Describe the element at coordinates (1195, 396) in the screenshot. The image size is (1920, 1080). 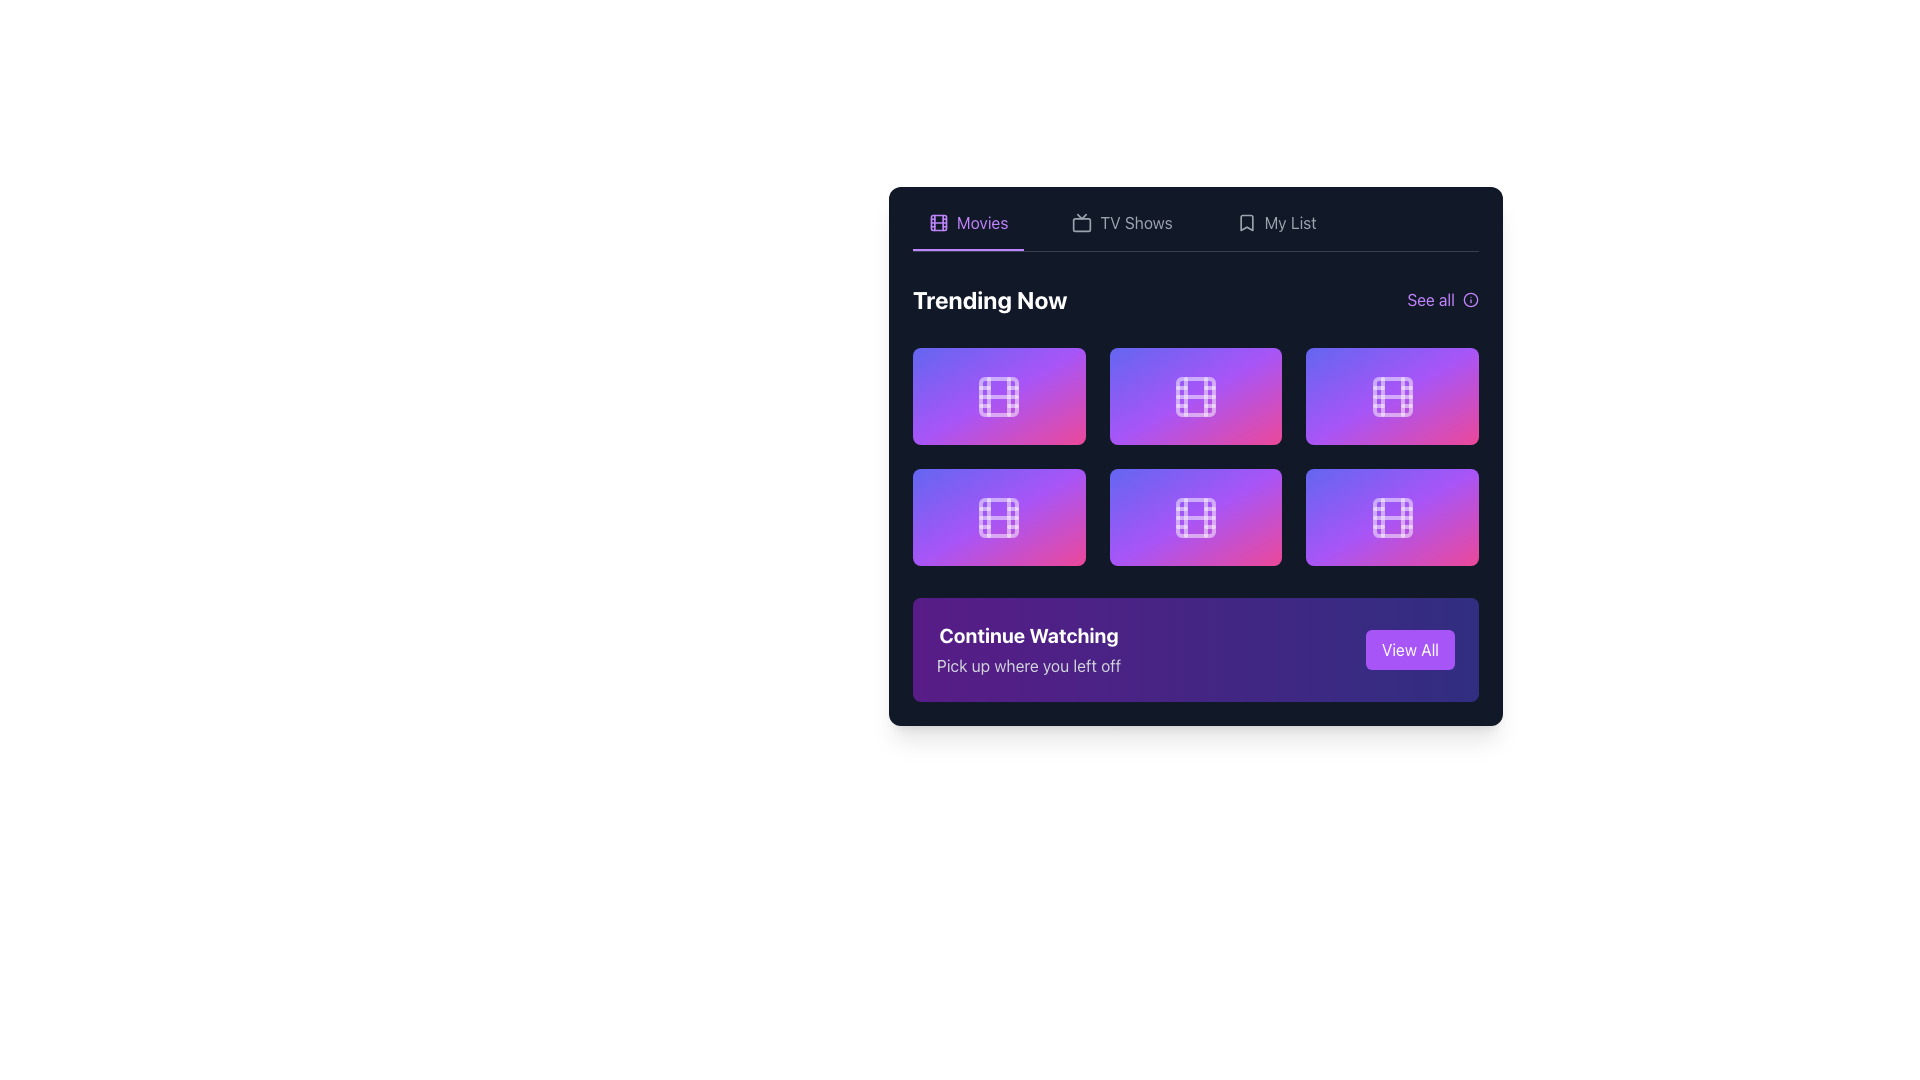
I see `the media item icon located in the second row and middle column of the 'Trending Now' section` at that location.